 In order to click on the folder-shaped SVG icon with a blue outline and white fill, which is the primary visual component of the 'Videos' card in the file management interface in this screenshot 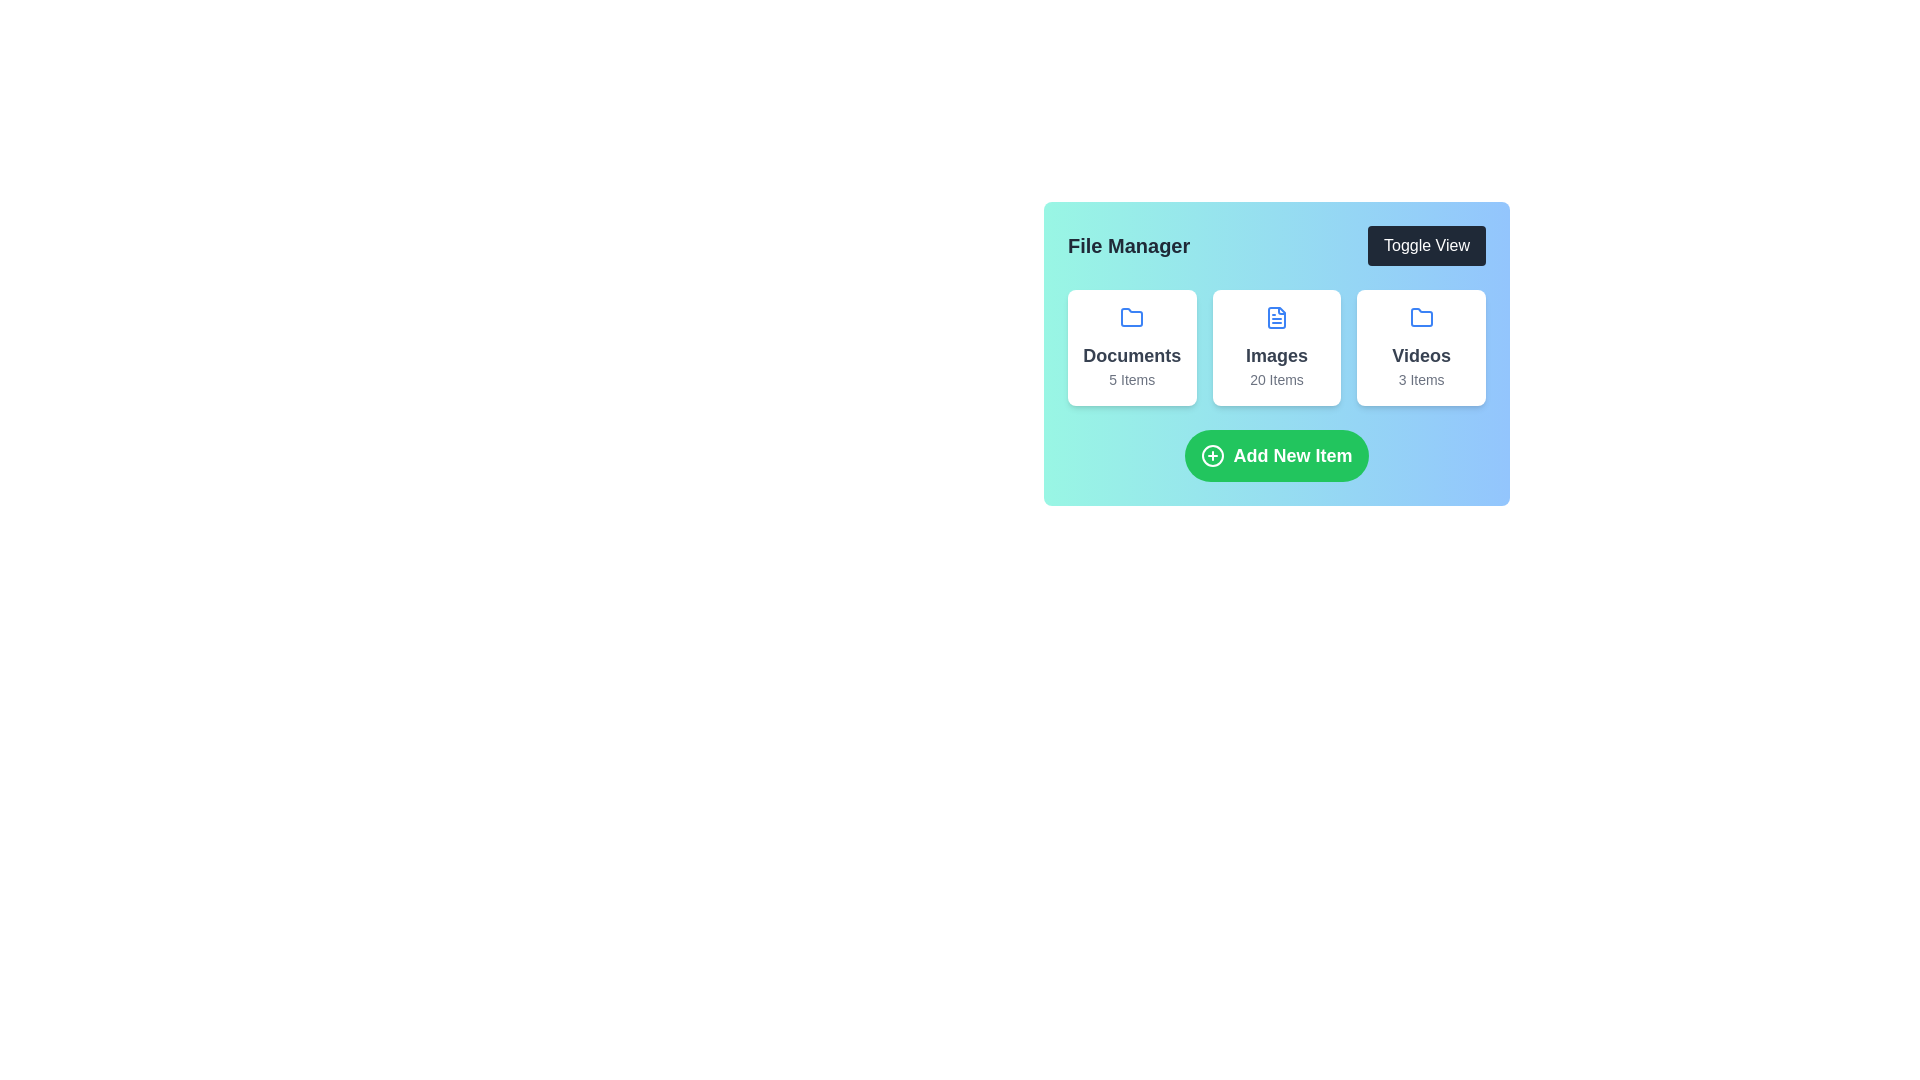, I will do `click(1420, 316)`.